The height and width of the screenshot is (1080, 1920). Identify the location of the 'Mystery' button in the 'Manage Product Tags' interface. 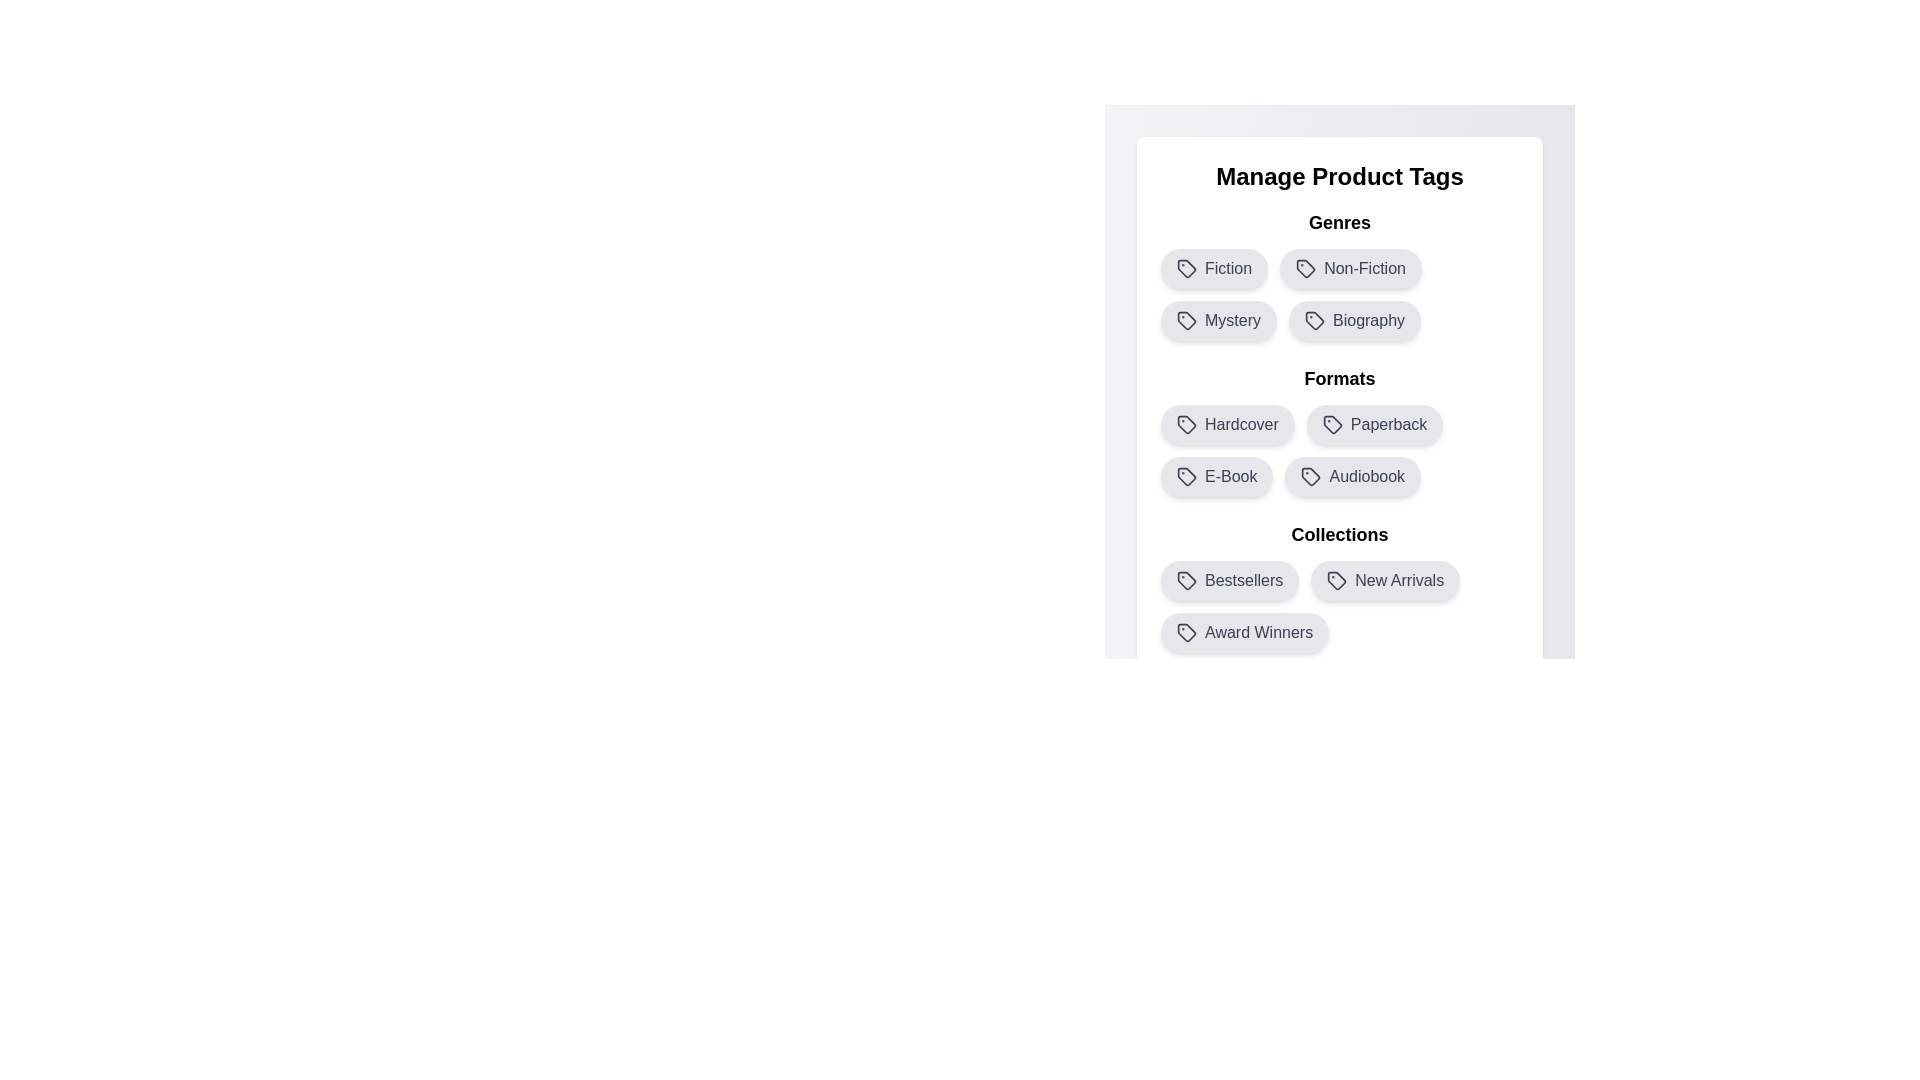
(1218, 319).